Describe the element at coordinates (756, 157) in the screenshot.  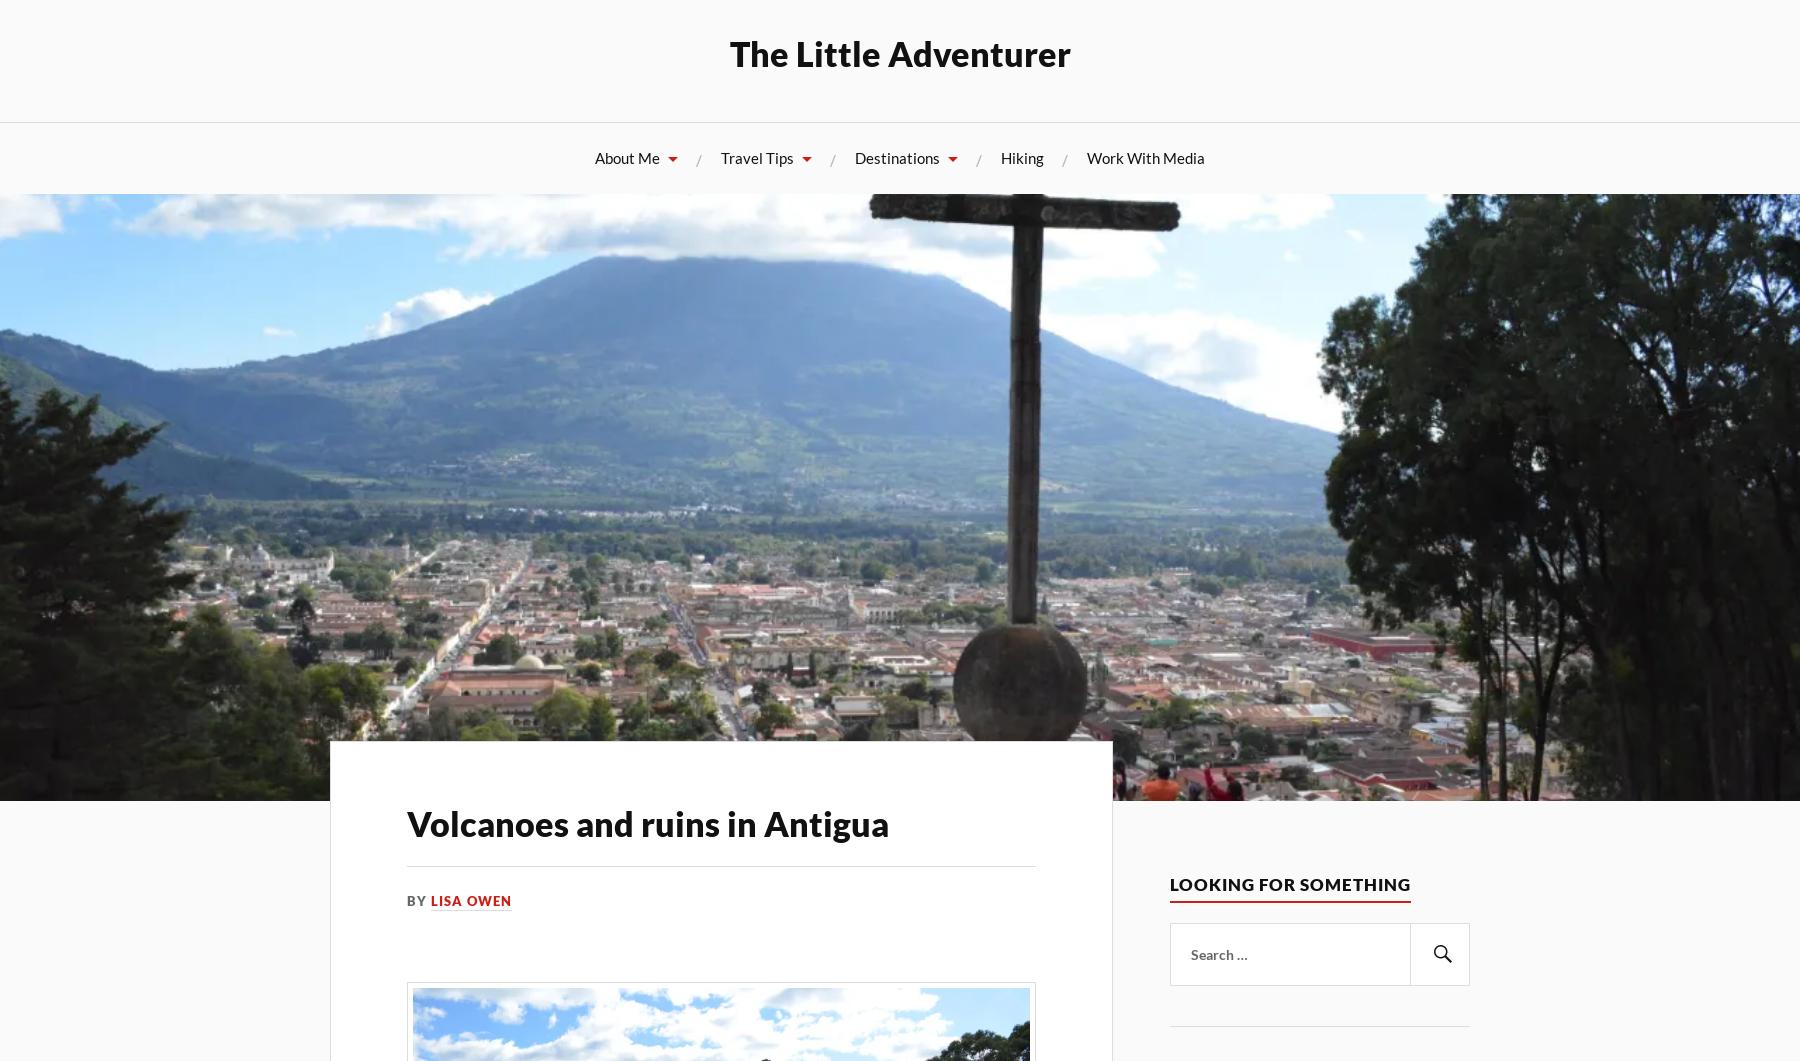
I see `'Travel Tips'` at that location.